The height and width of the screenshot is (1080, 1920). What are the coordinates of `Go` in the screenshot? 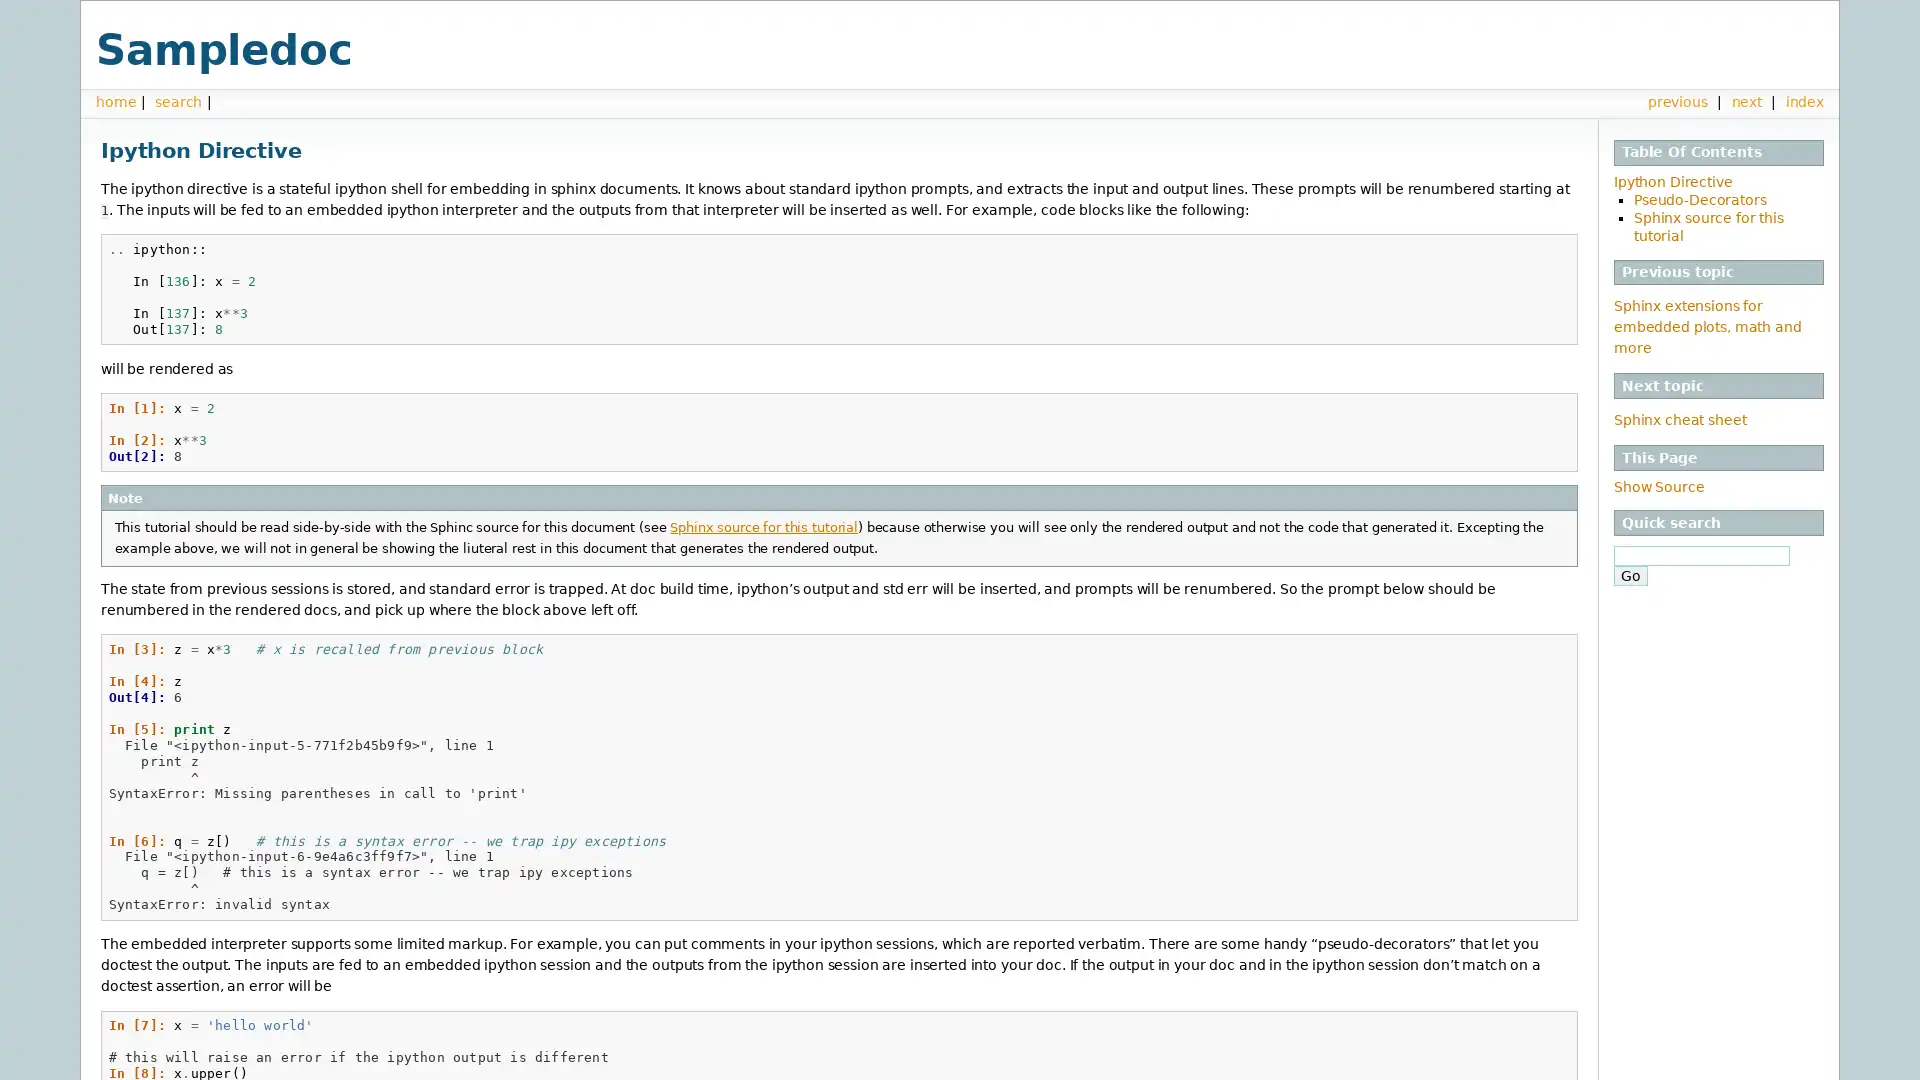 It's located at (1631, 575).